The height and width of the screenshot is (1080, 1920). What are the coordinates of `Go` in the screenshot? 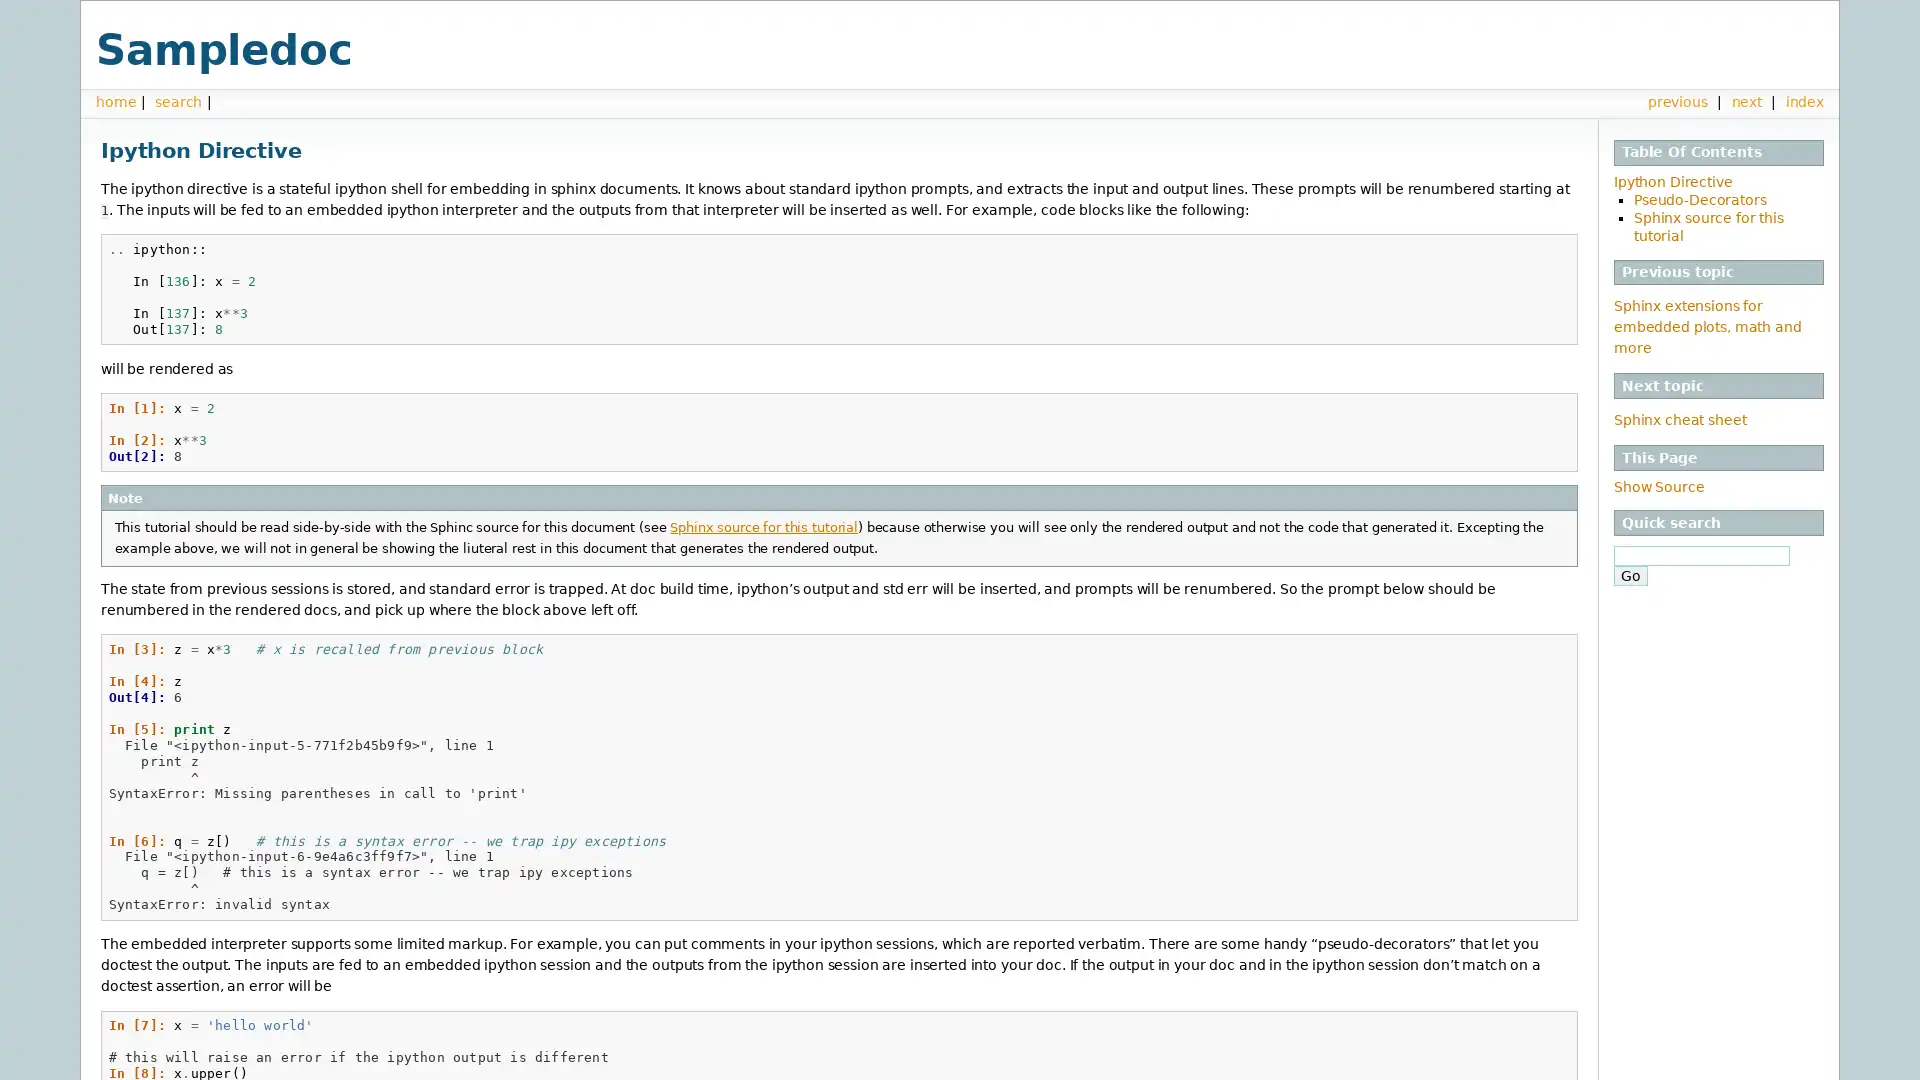 It's located at (1631, 575).